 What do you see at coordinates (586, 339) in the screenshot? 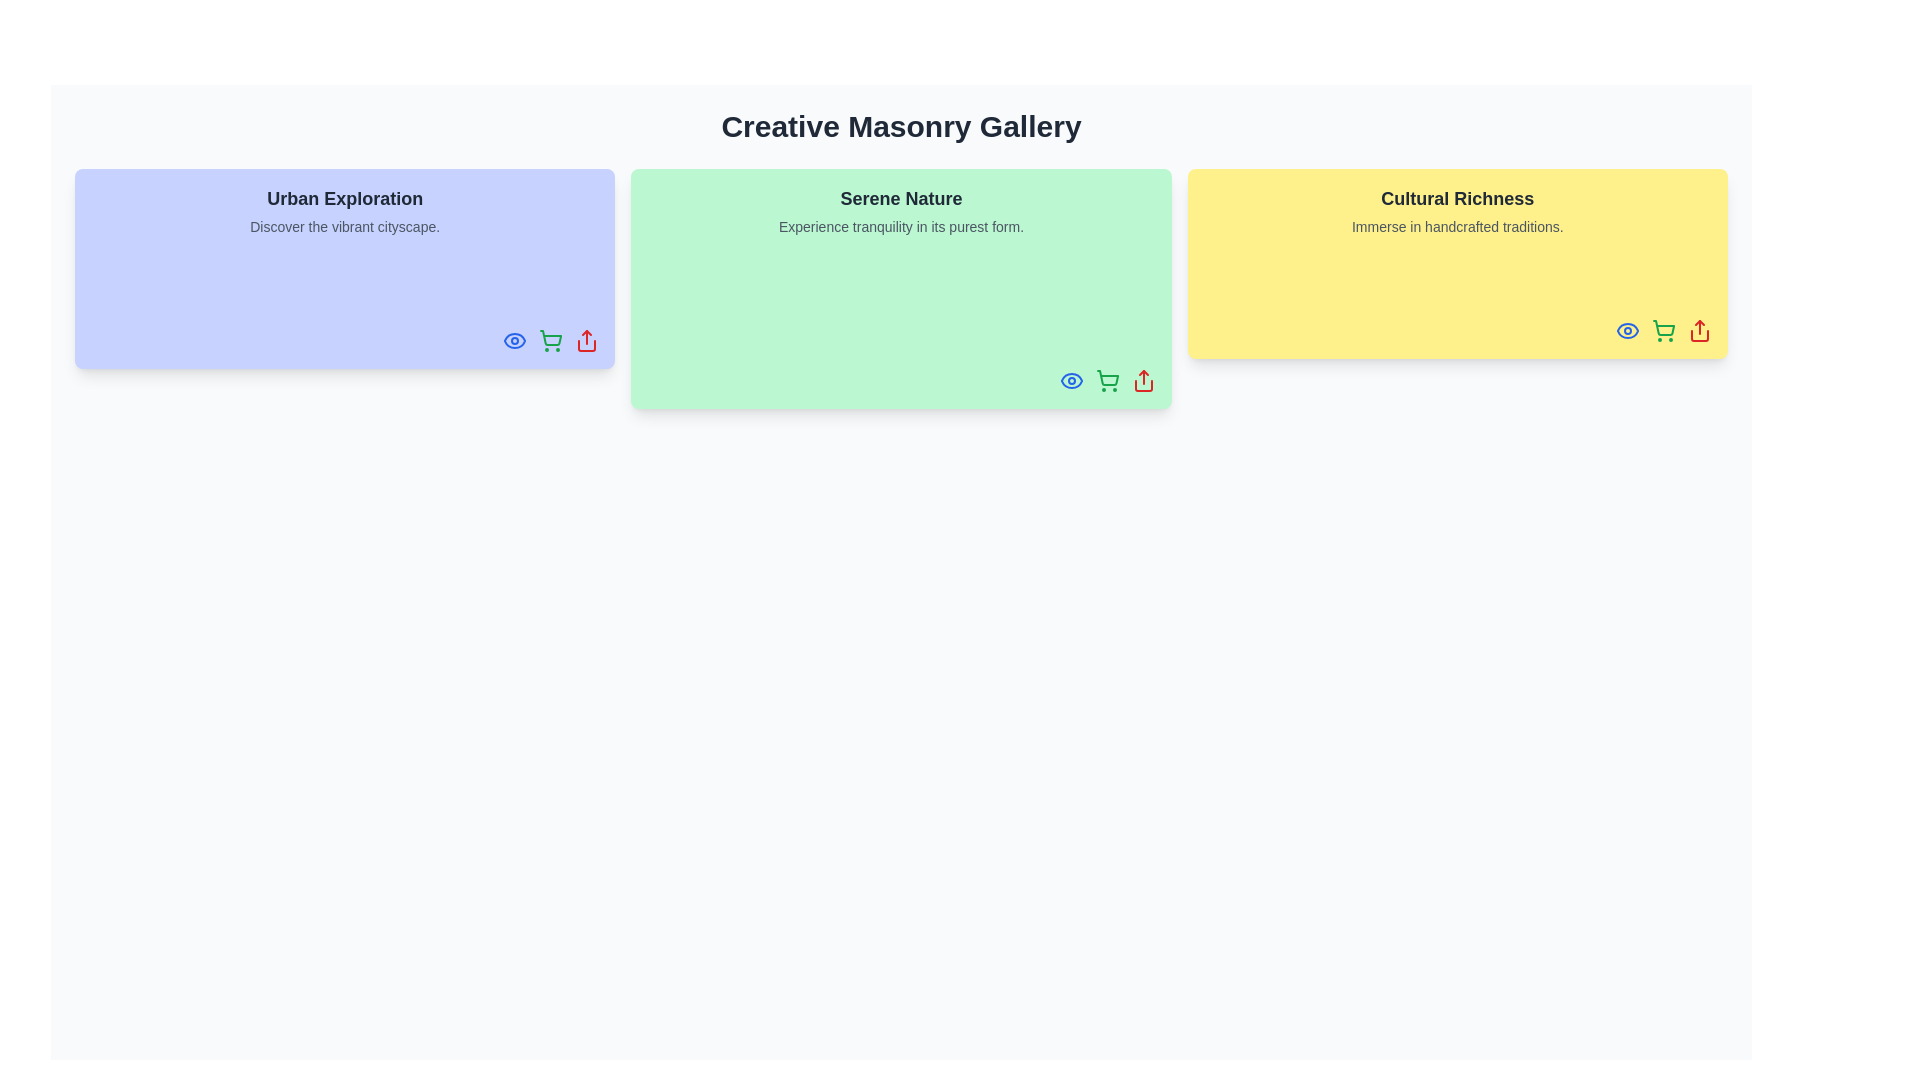
I see `the sharing button located at the far right of the horizontal arrangement of icons on the 'Urban Exploration' card` at bounding box center [586, 339].